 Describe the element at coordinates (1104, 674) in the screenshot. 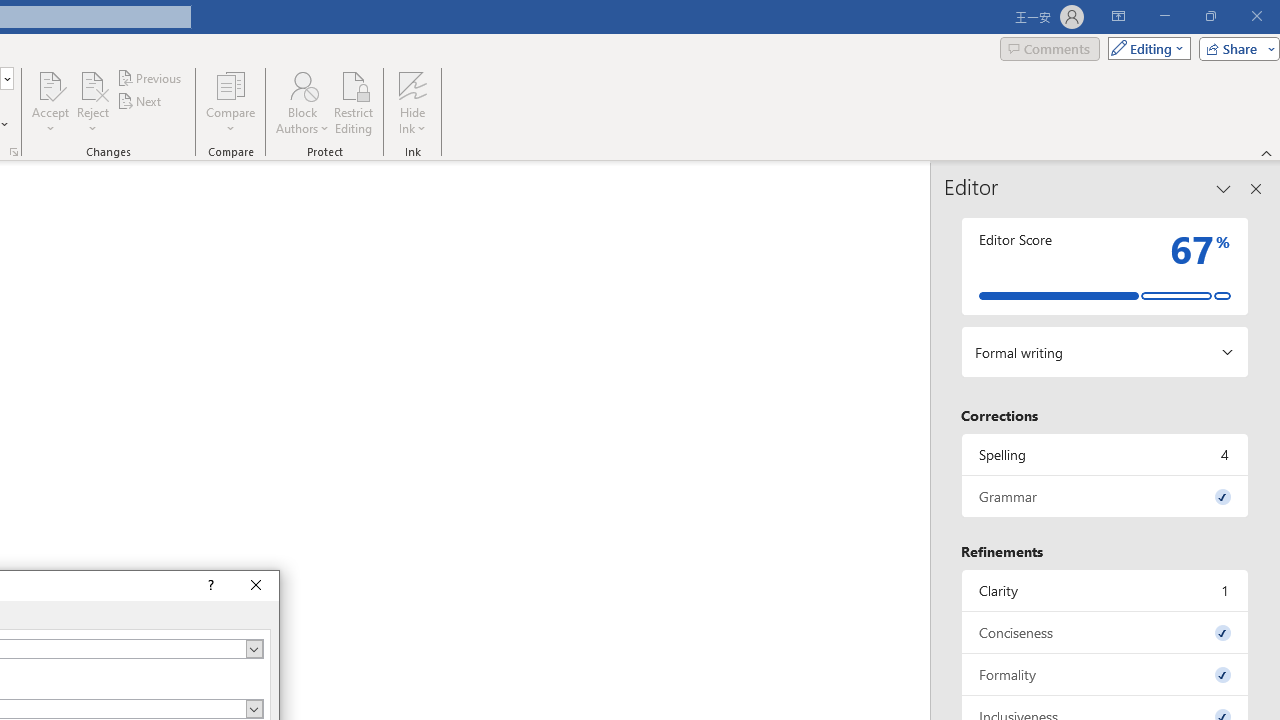

I see `'Formality, 0 issues. Press space or enter to review items.'` at that location.